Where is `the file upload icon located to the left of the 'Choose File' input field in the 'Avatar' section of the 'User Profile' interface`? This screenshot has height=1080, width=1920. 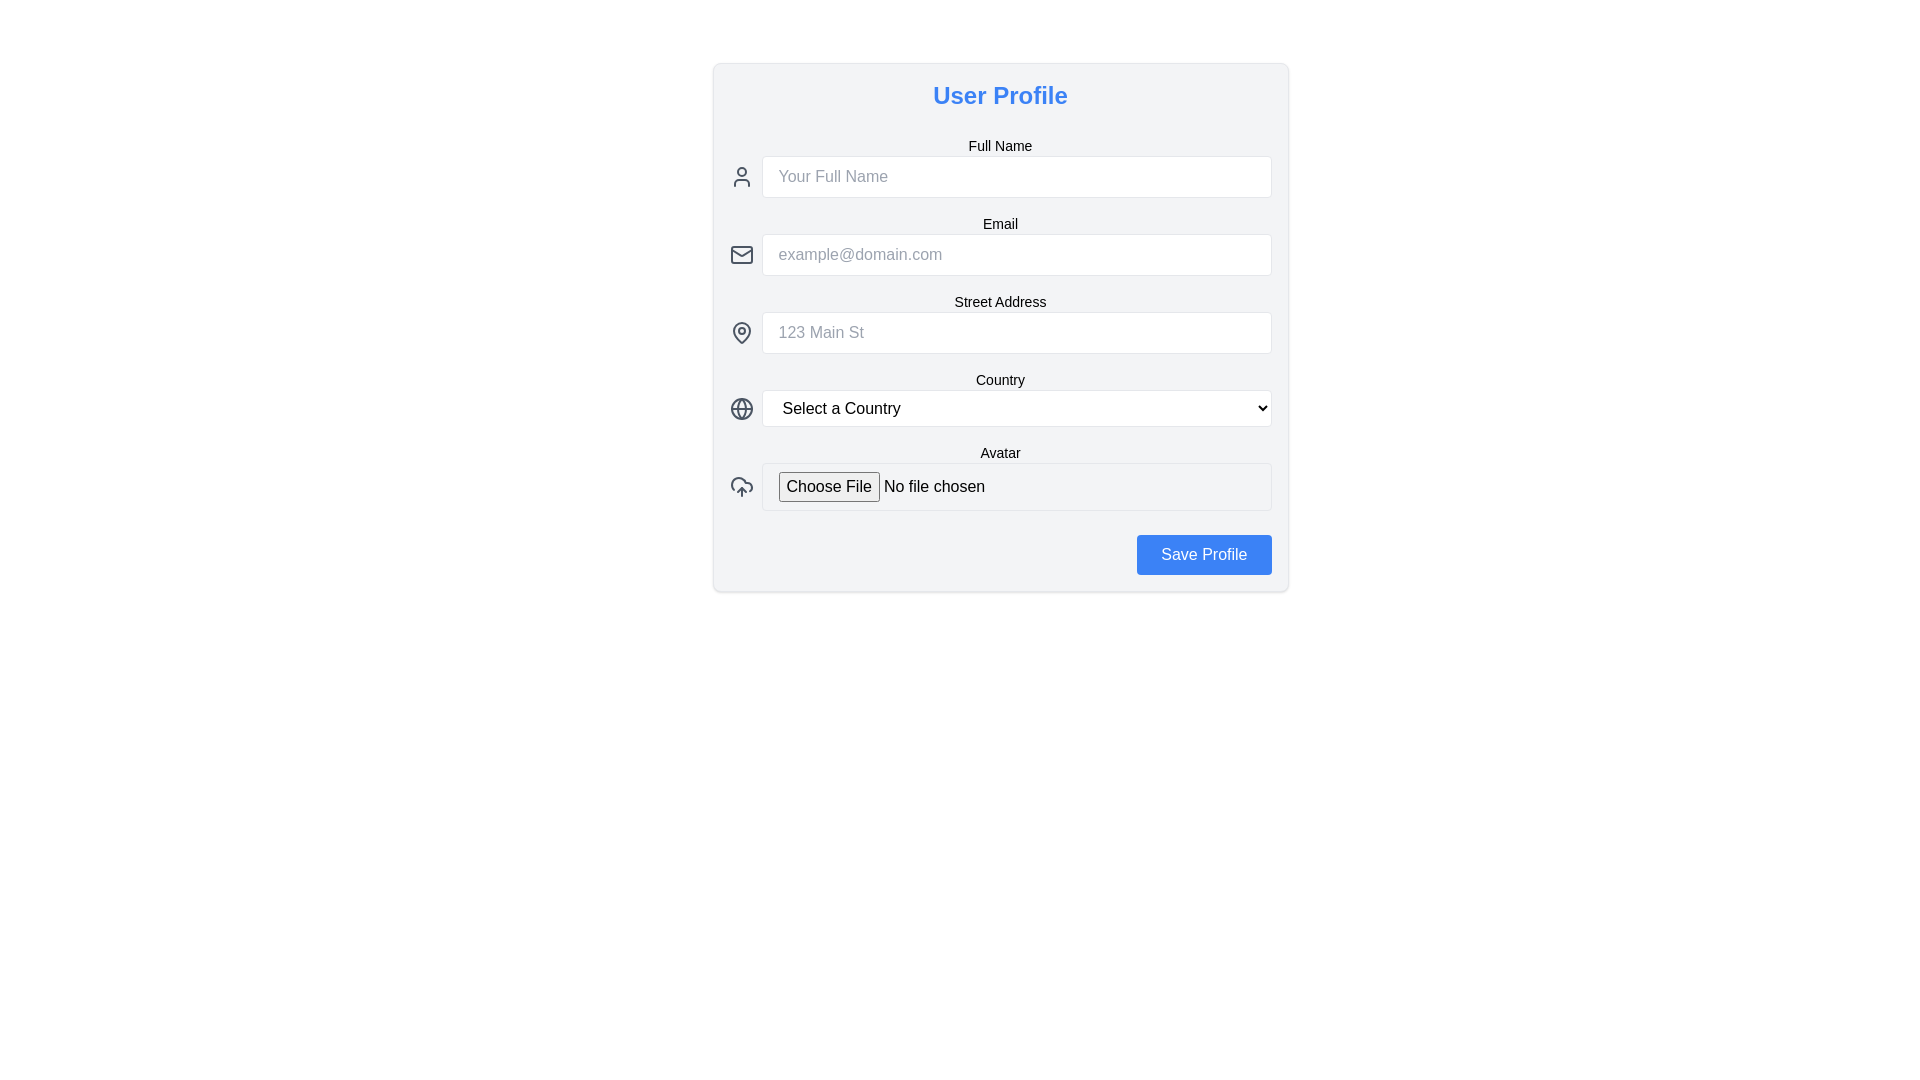 the file upload icon located to the left of the 'Choose File' input field in the 'Avatar' section of the 'User Profile' interface is located at coordinates (740, 486).